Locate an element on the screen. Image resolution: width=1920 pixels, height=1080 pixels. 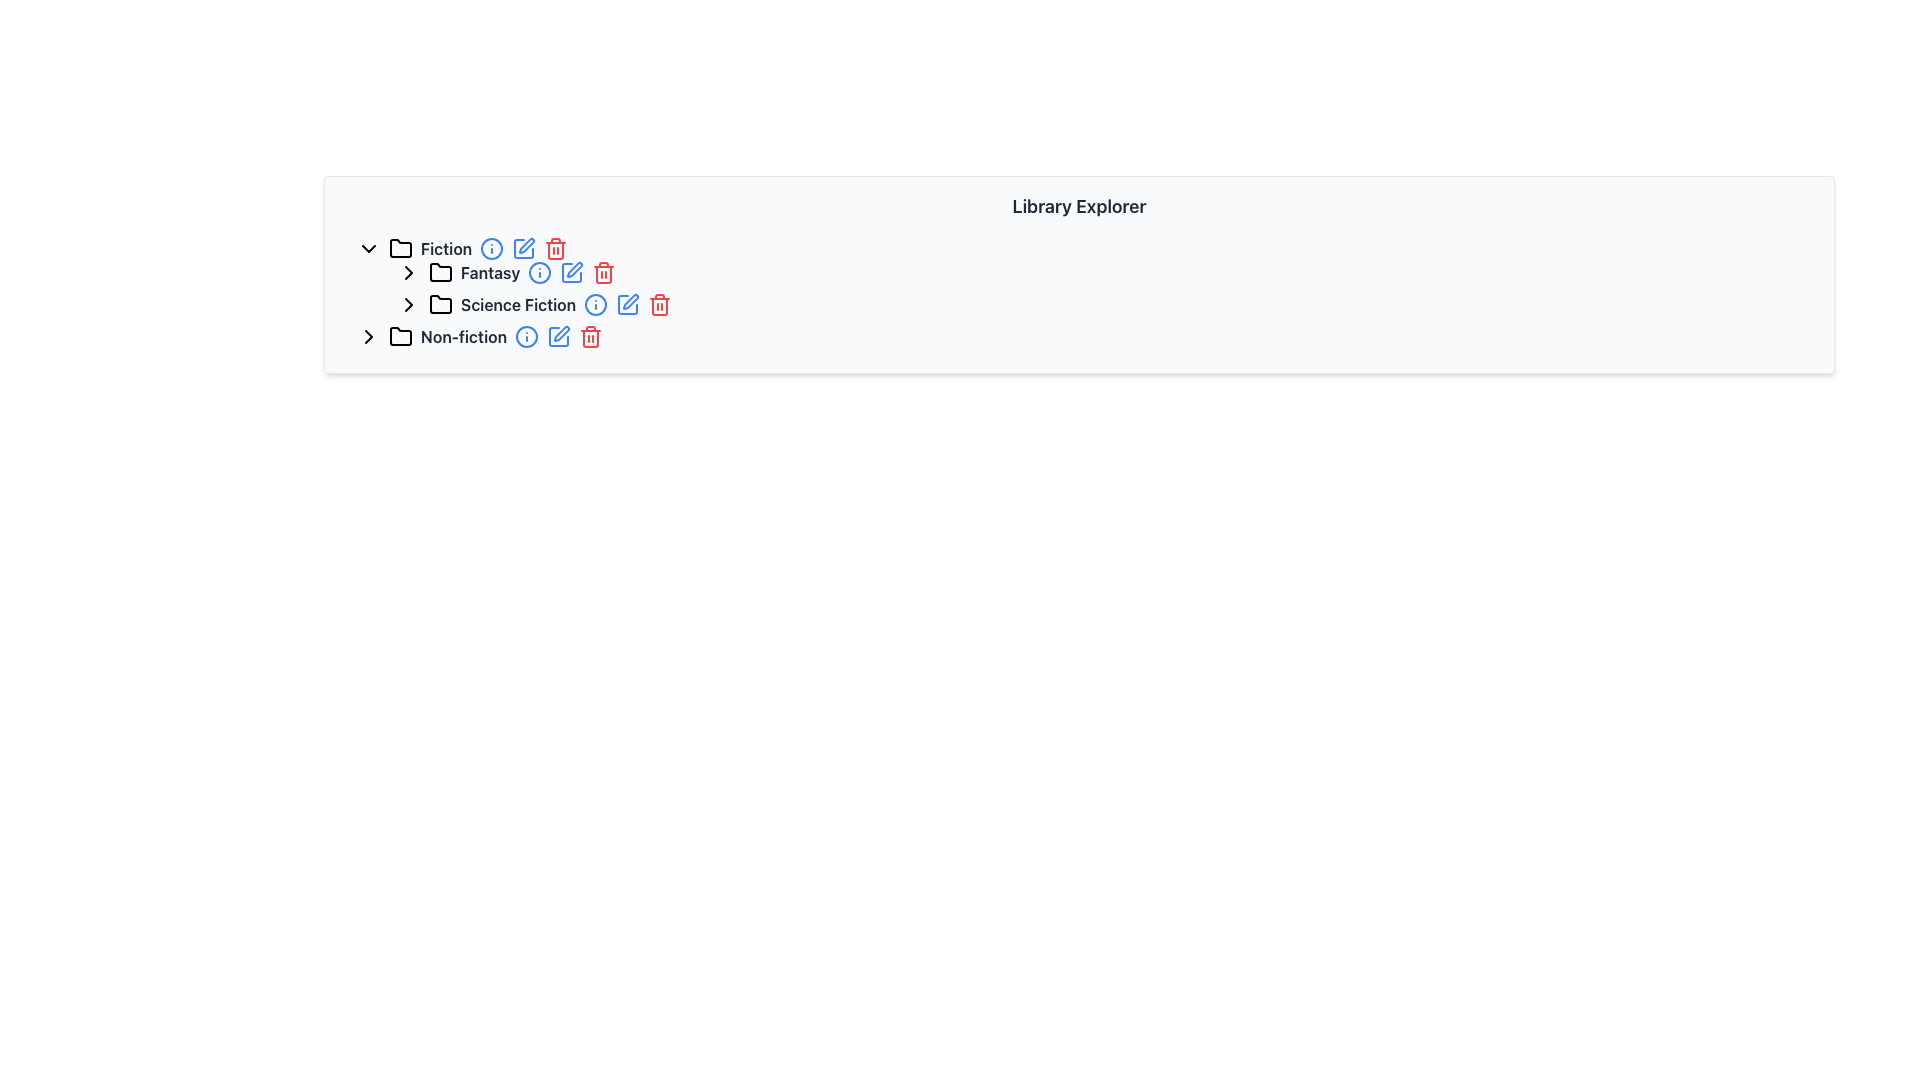
the edit icon button, which is the second icon in a group of three, located to the right of the text 'Science Fiction' is located at coordinates (627, 304).